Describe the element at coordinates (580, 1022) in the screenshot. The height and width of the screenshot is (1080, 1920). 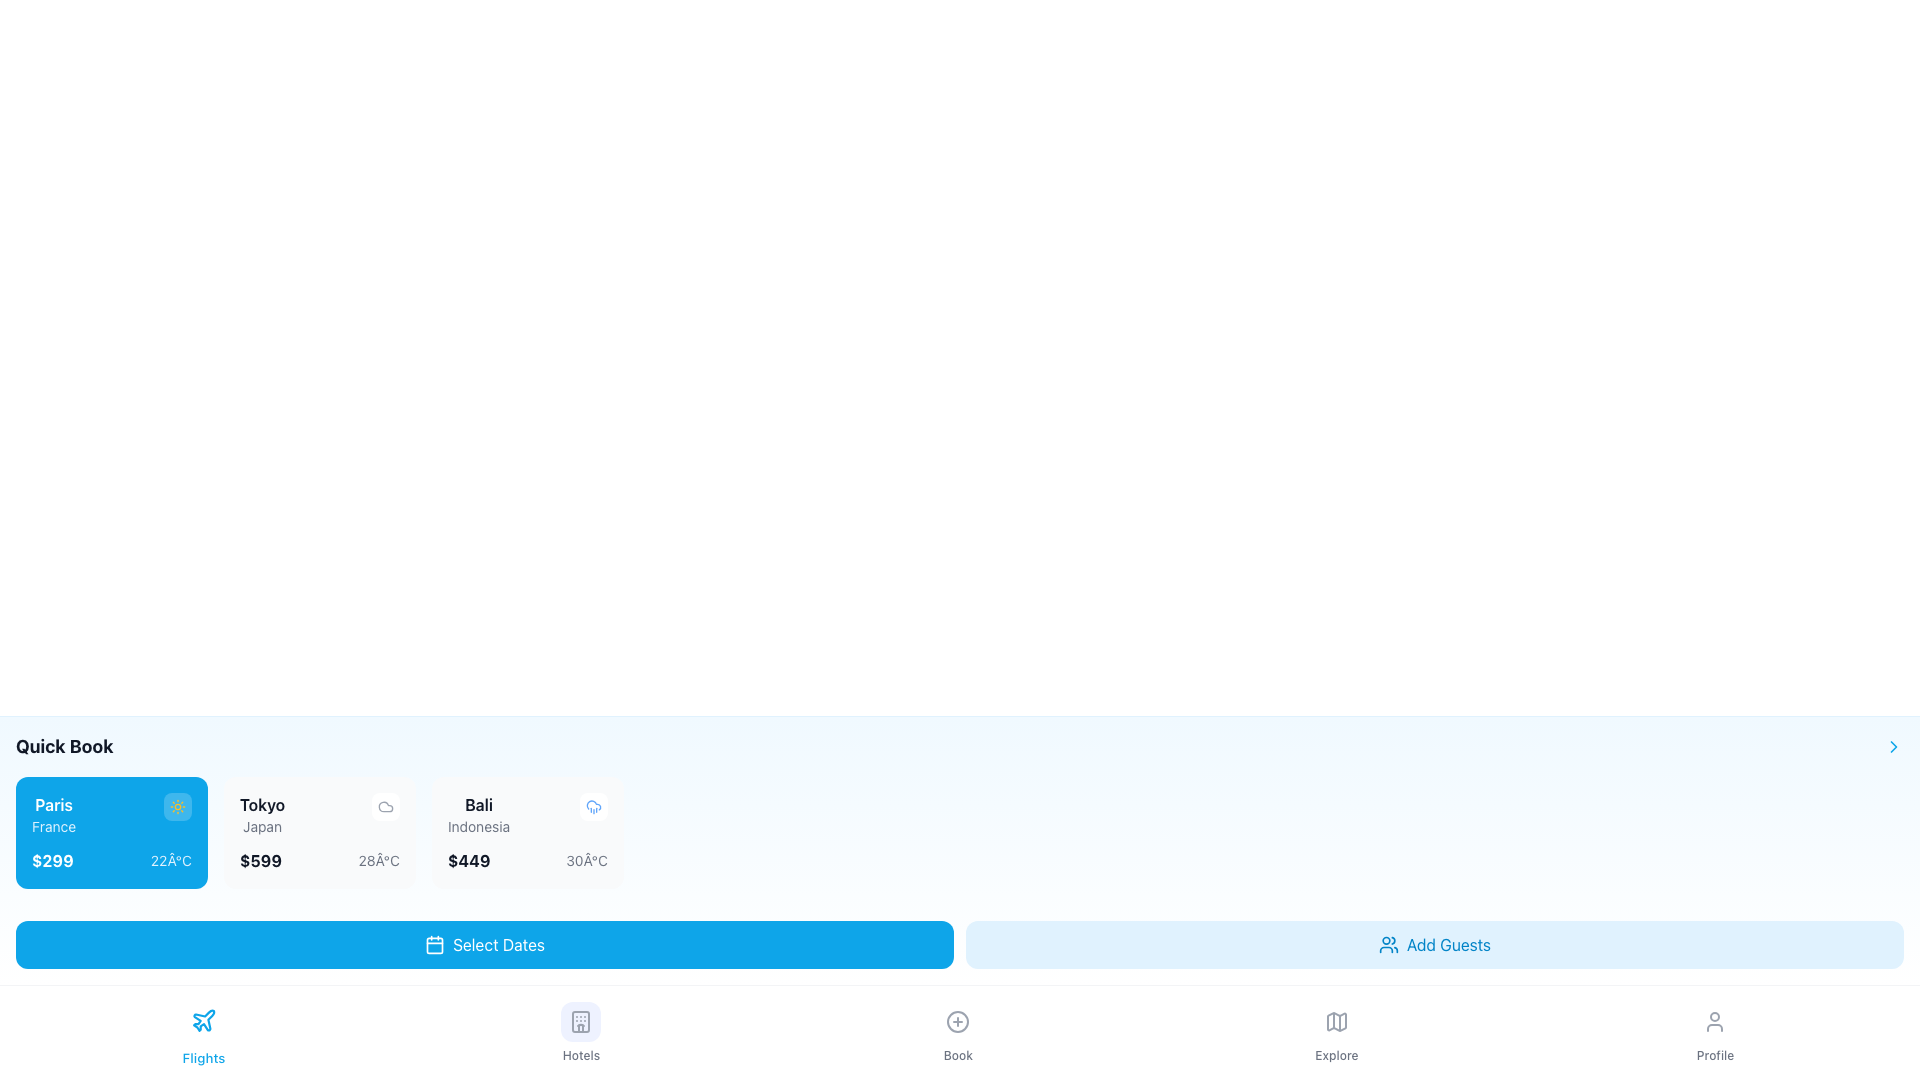
I see `the 'Hotels' icon` at that location.